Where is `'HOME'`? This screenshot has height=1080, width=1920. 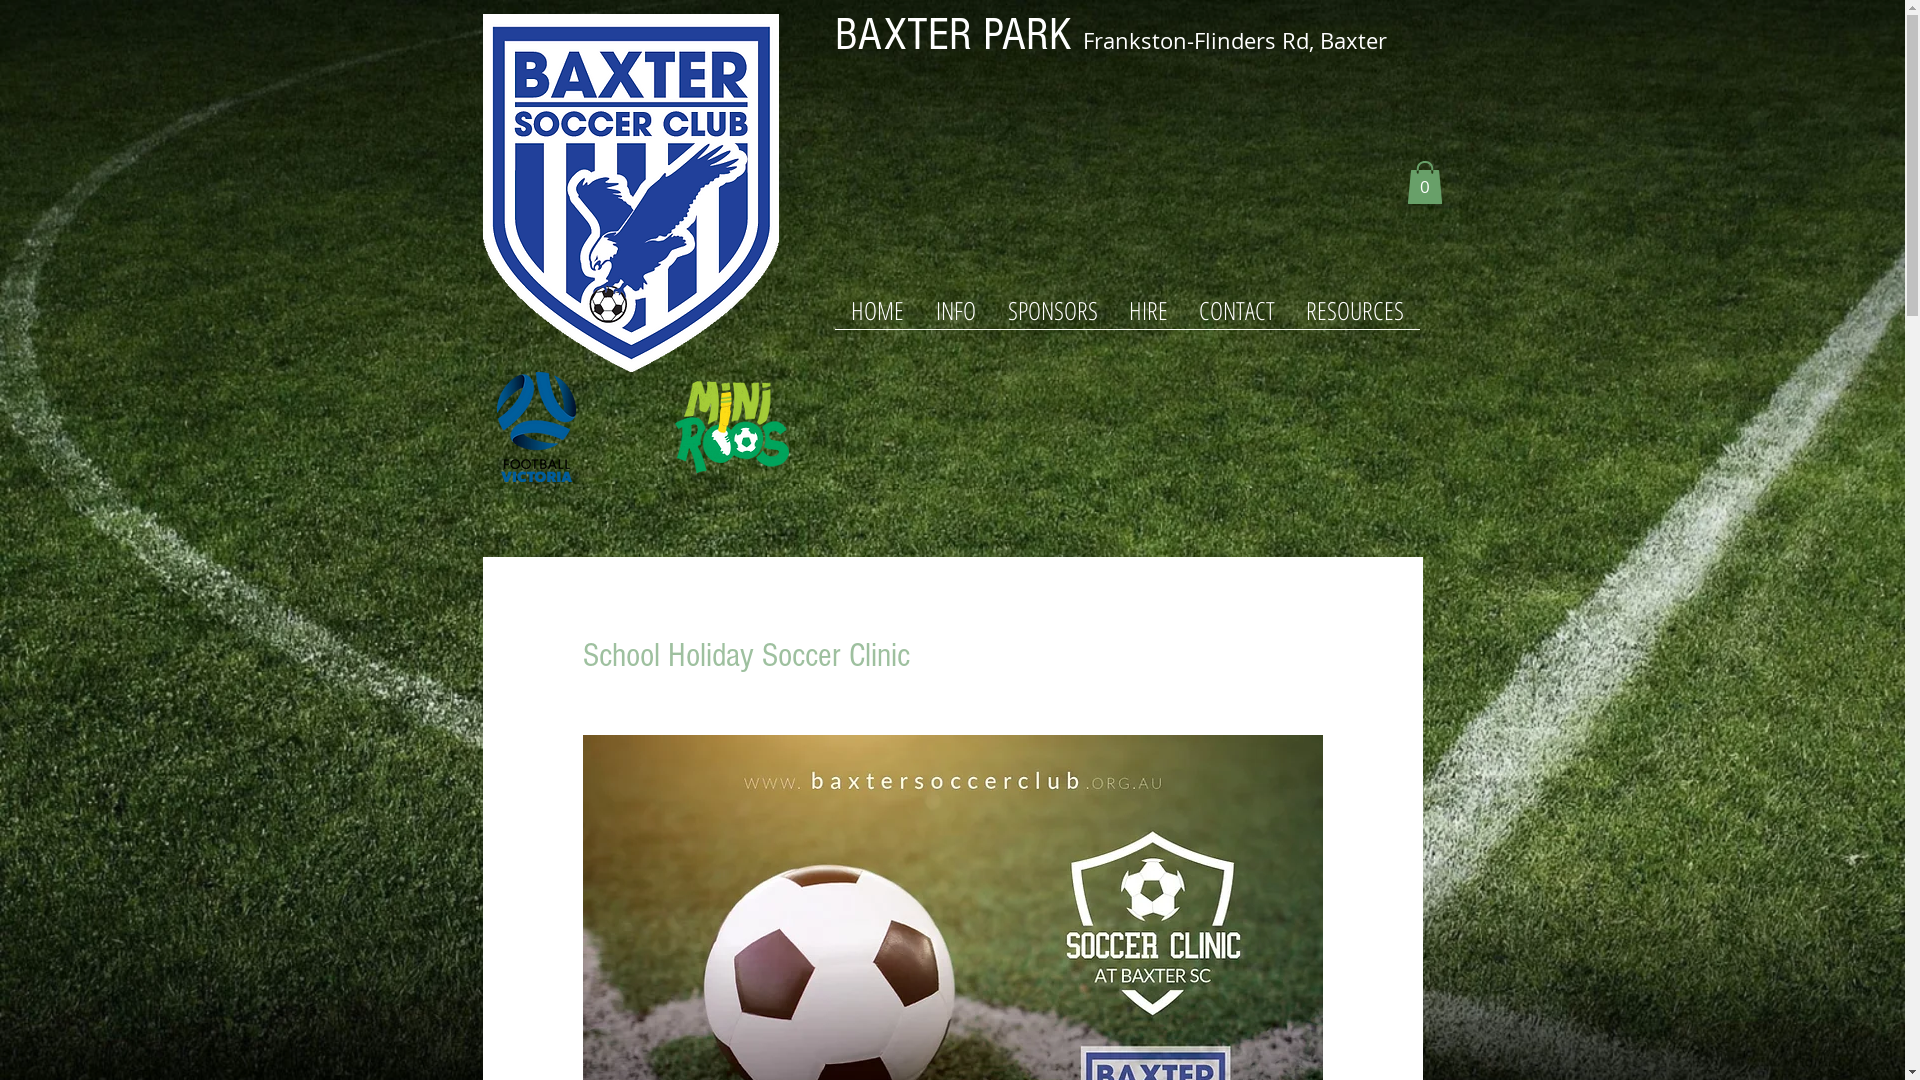
'HOME' is located at coordinates (876, 315).